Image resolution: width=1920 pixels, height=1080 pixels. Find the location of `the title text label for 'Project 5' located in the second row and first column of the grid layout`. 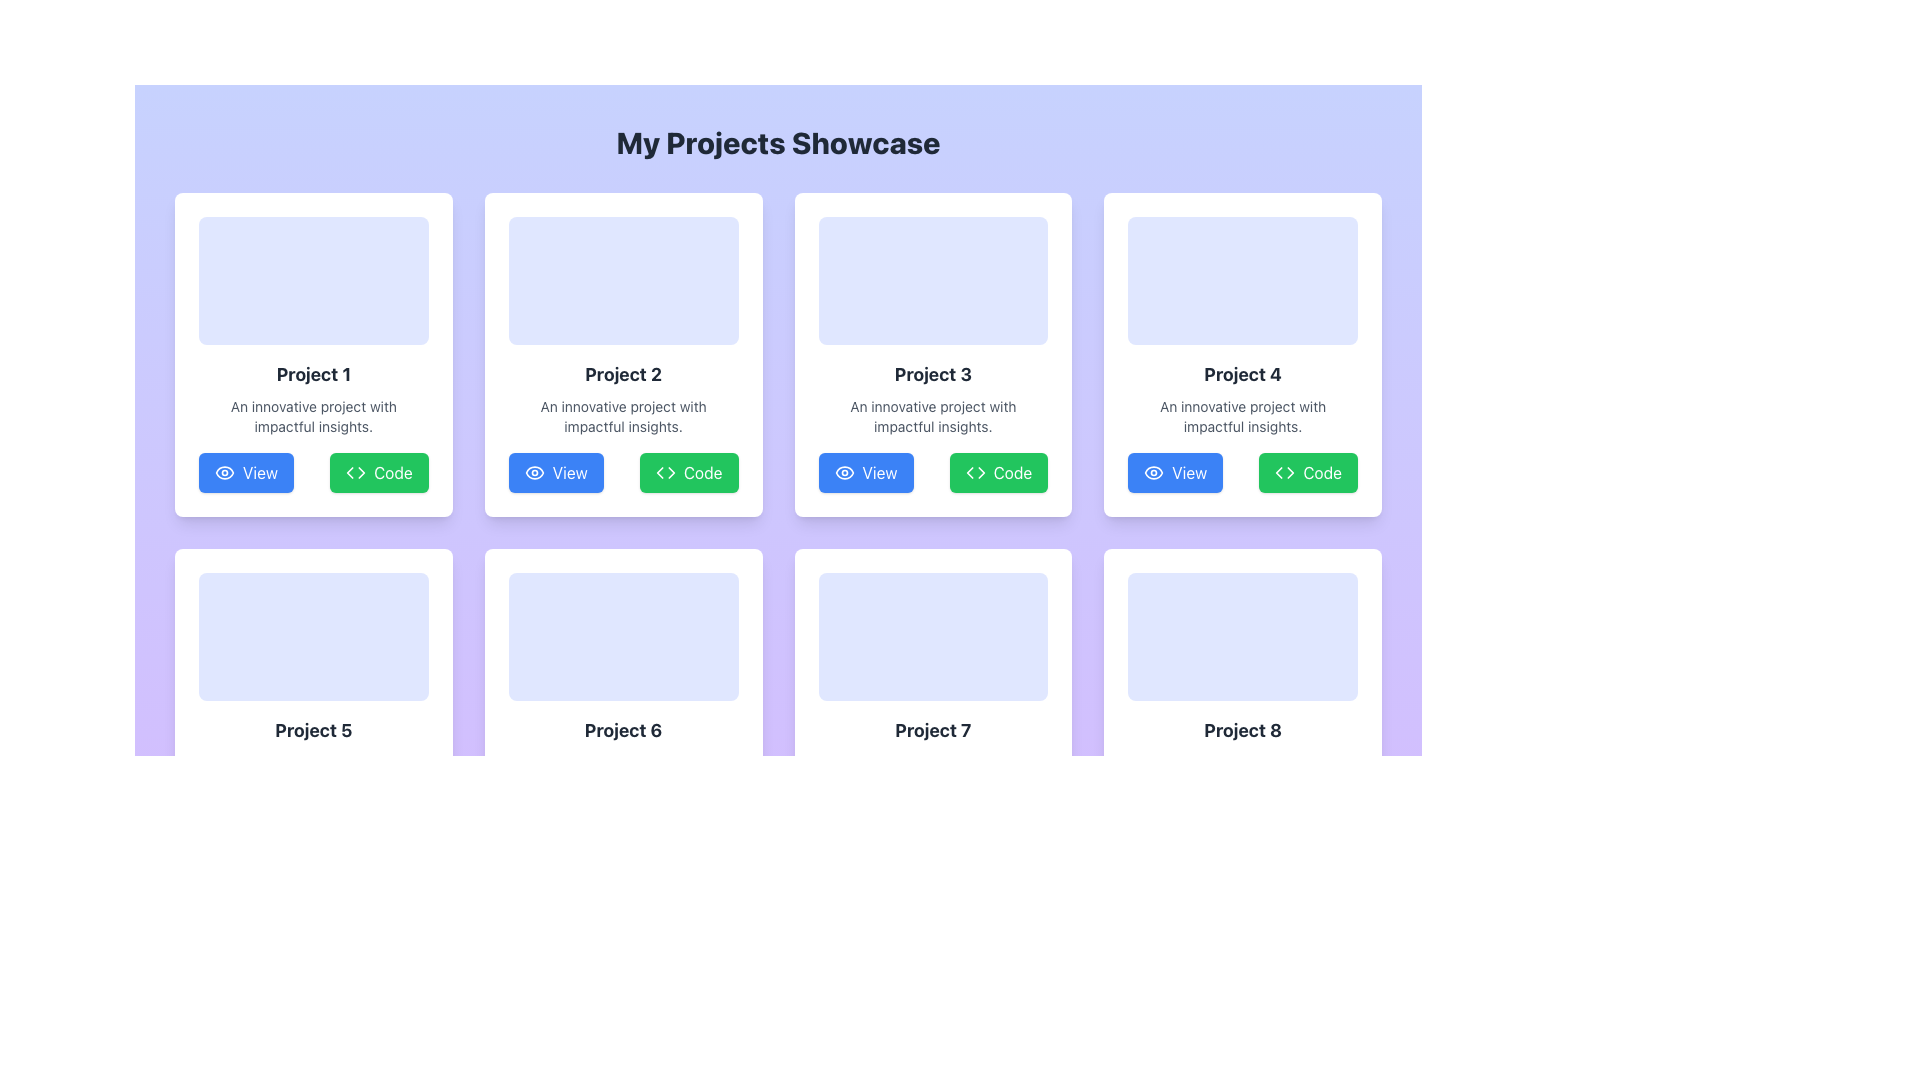

the title text label for 'Project 5' located in the second row and first column of the grid layout is located at coordinates (312, 731).